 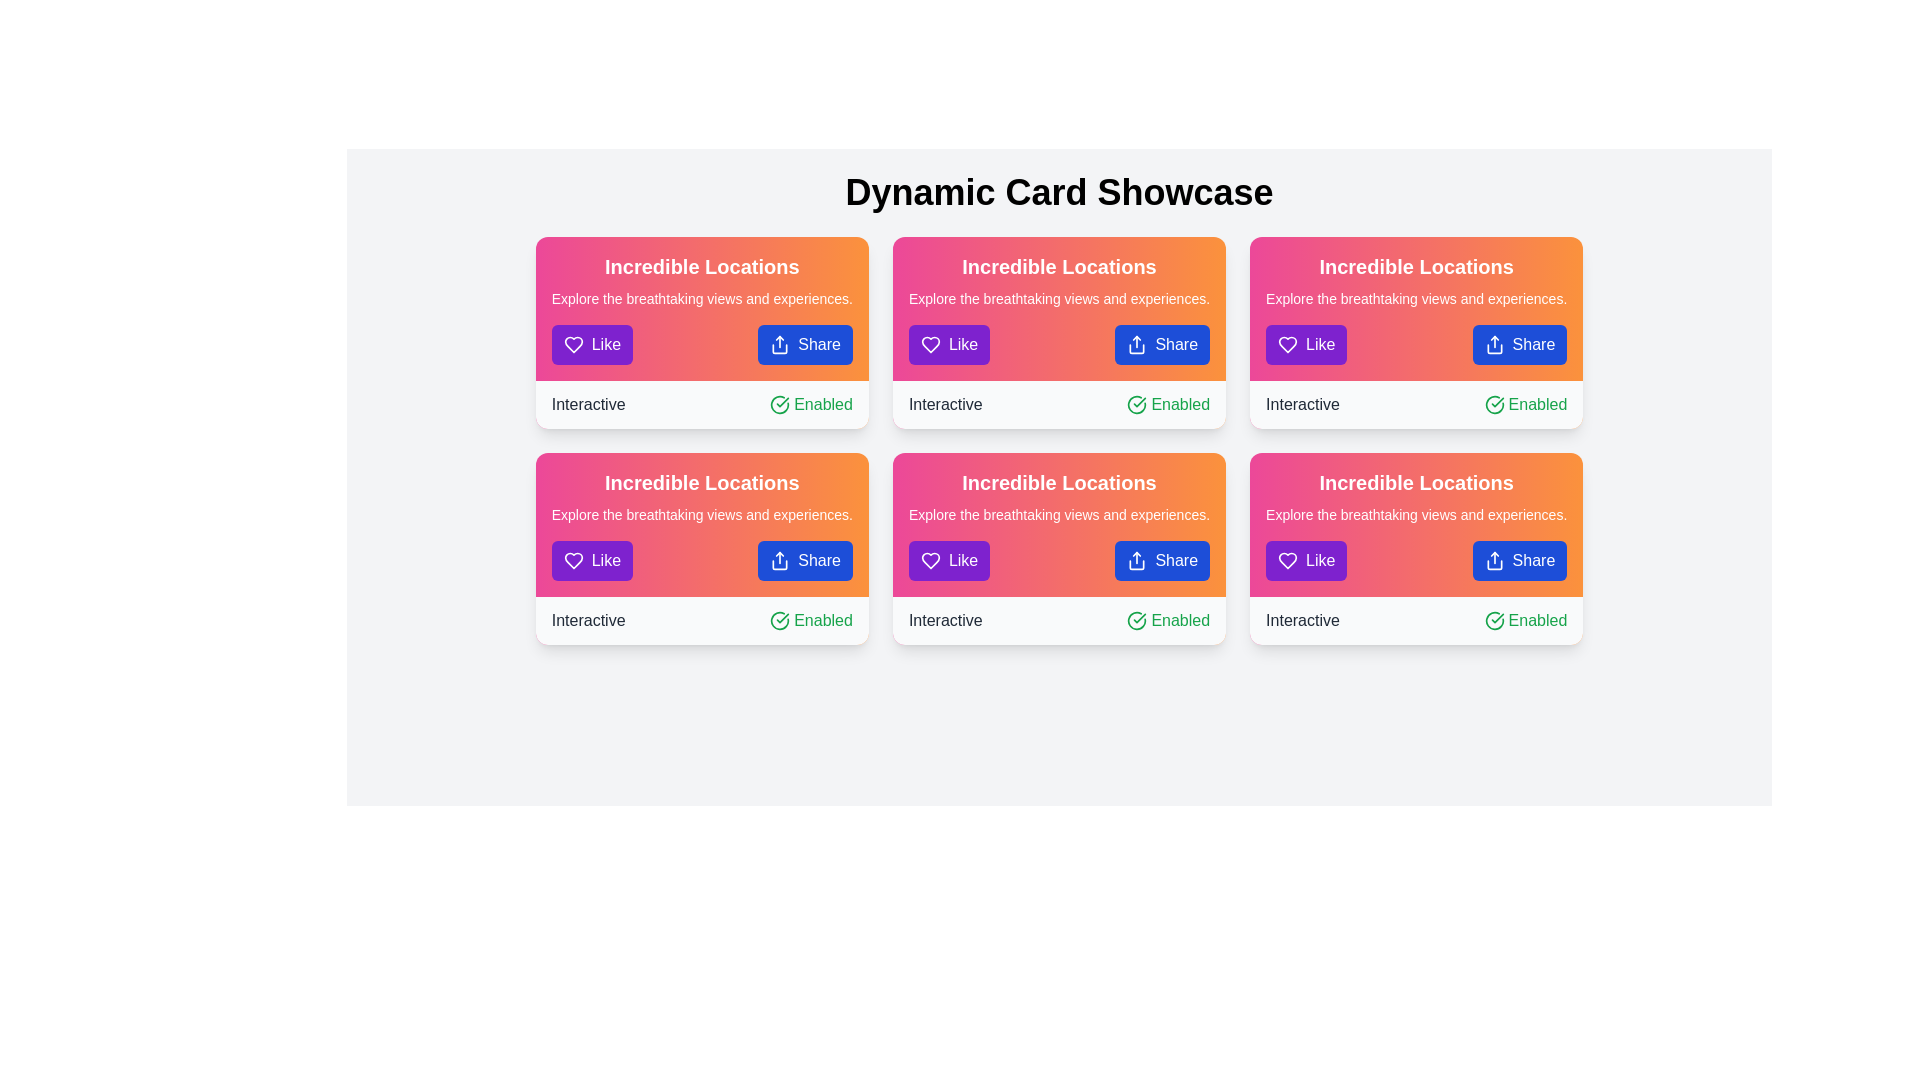 What do you see at coordinates (1415, 560) in the screenshot?
I see `the 'Share' button in the Interactive Button Group located in the lower section of the fourth card titled 'Incredible Locations'` at bounding box center [1415, 560].